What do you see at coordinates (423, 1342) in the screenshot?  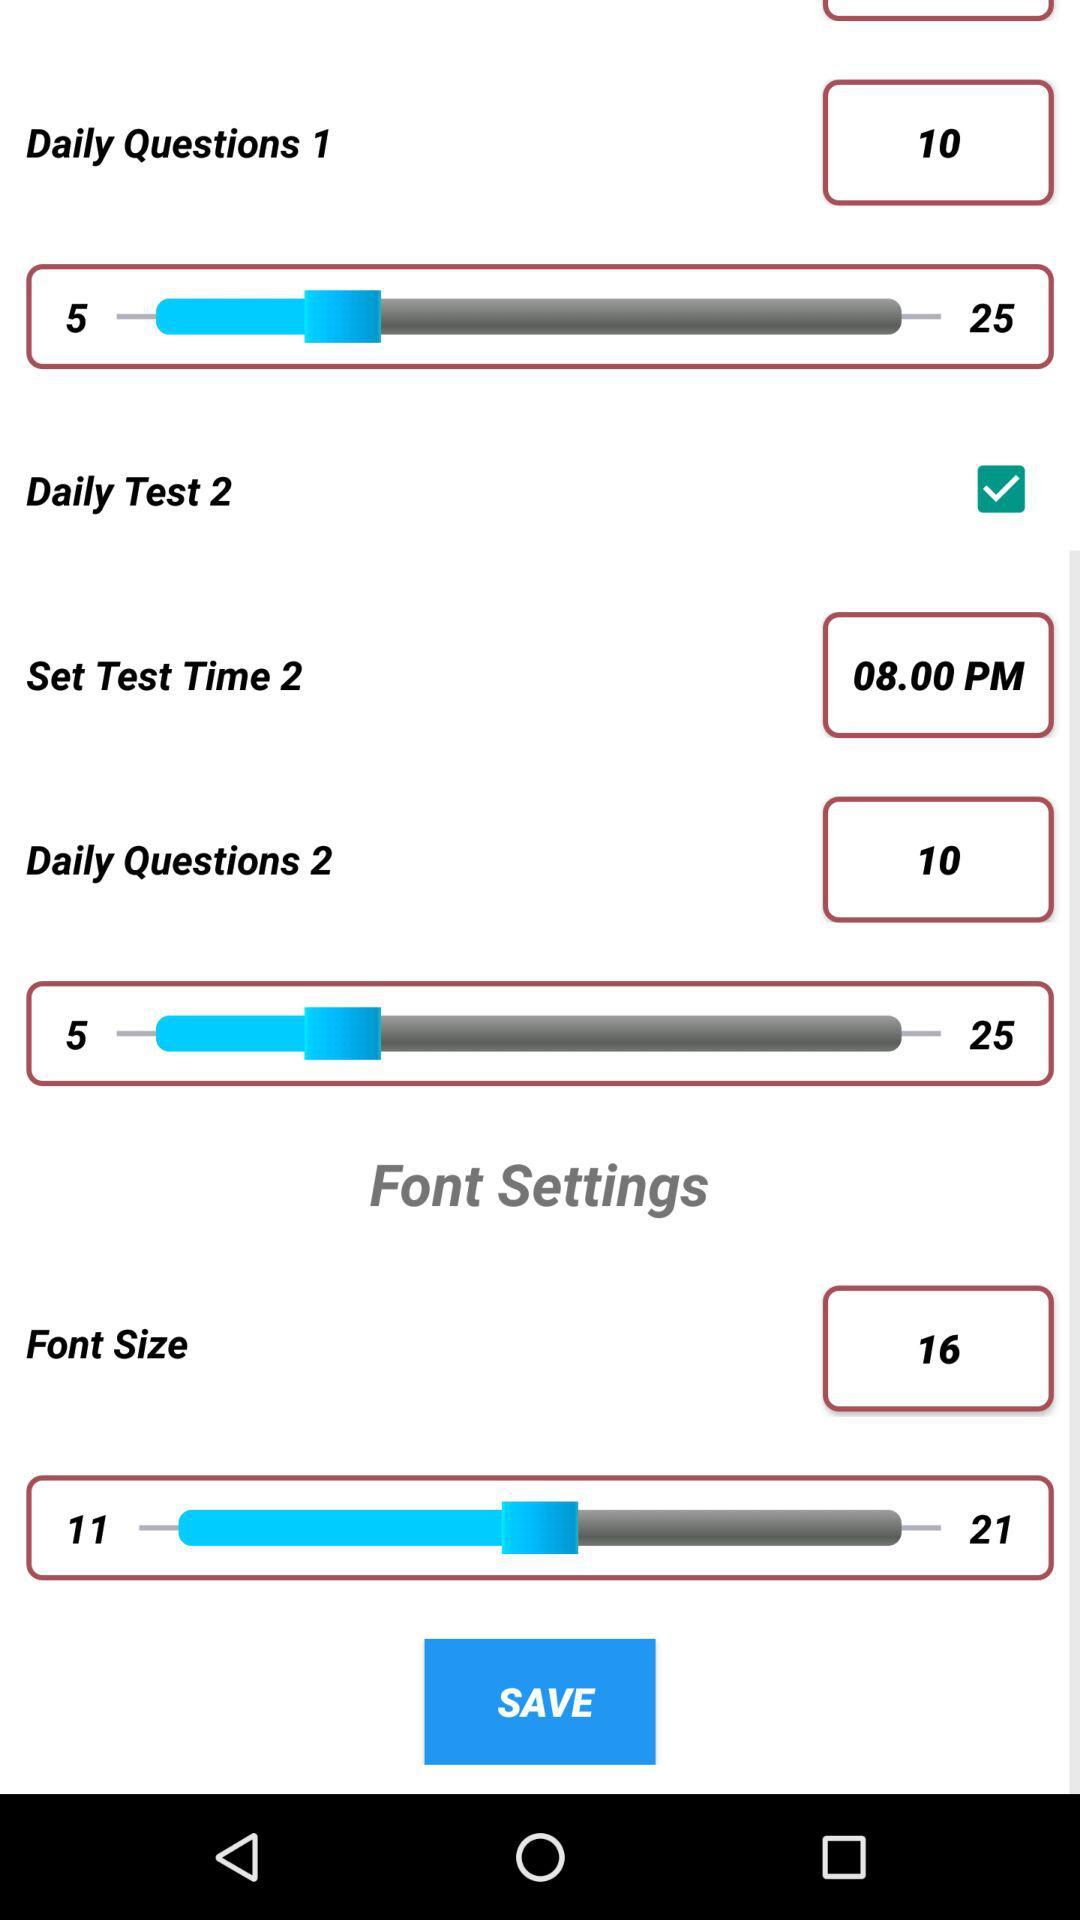 I see `the app below the font settings` at bounding box center [423, 1342].